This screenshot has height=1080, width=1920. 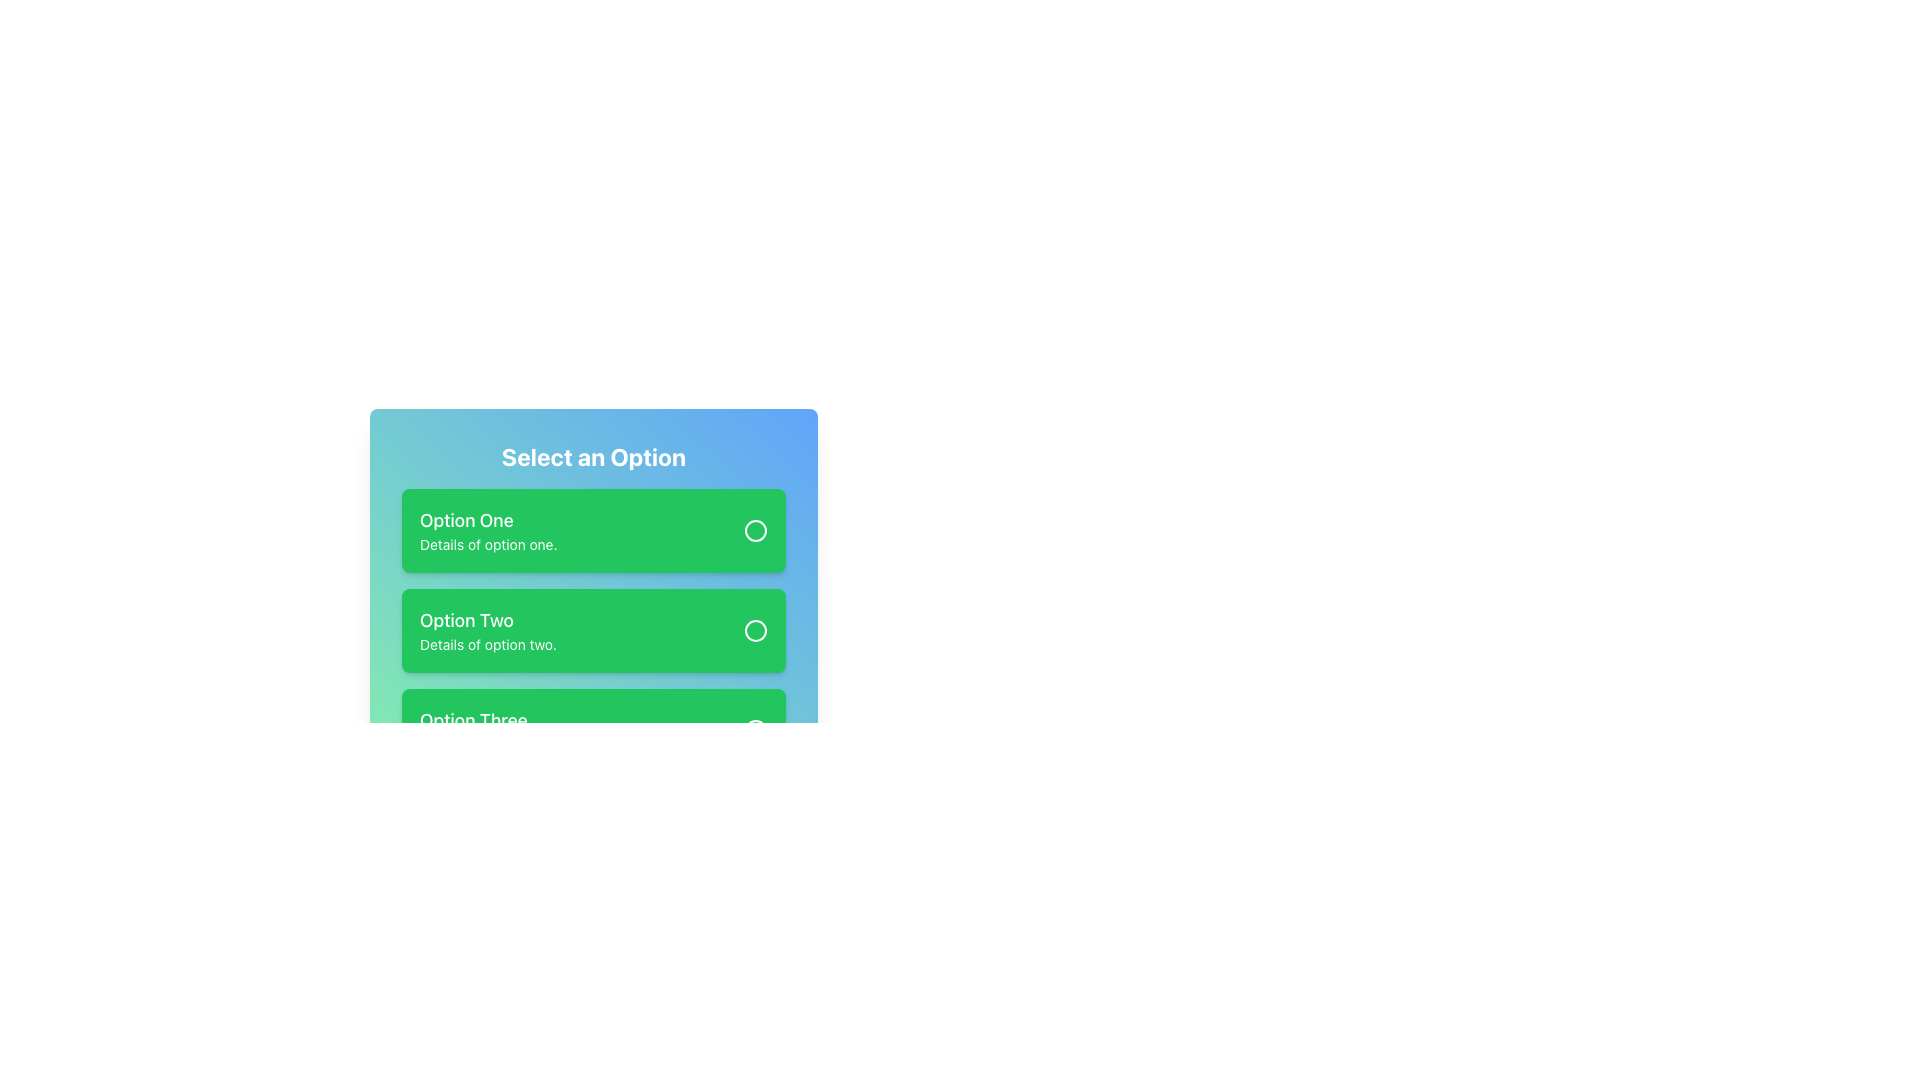 I want to click on the circular Radio Button Indicator for the third option, so click(x=754, y=731).